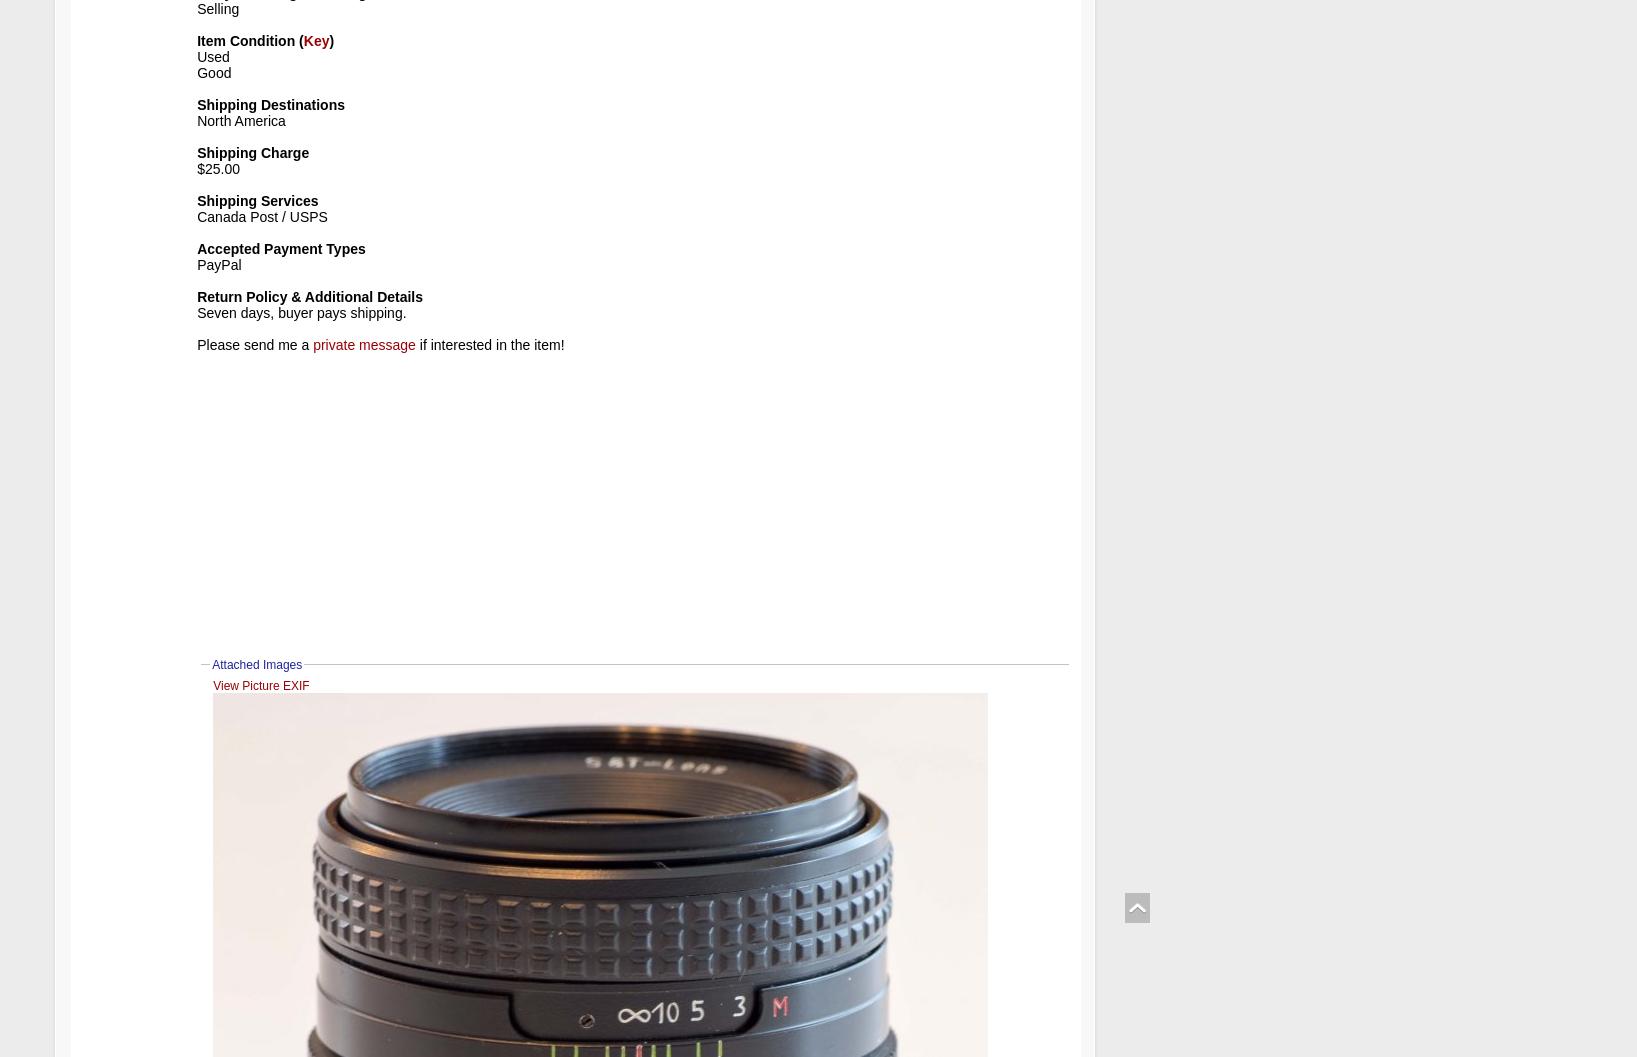  I want to click on 'View Picture EXIF', so click(259, 684).